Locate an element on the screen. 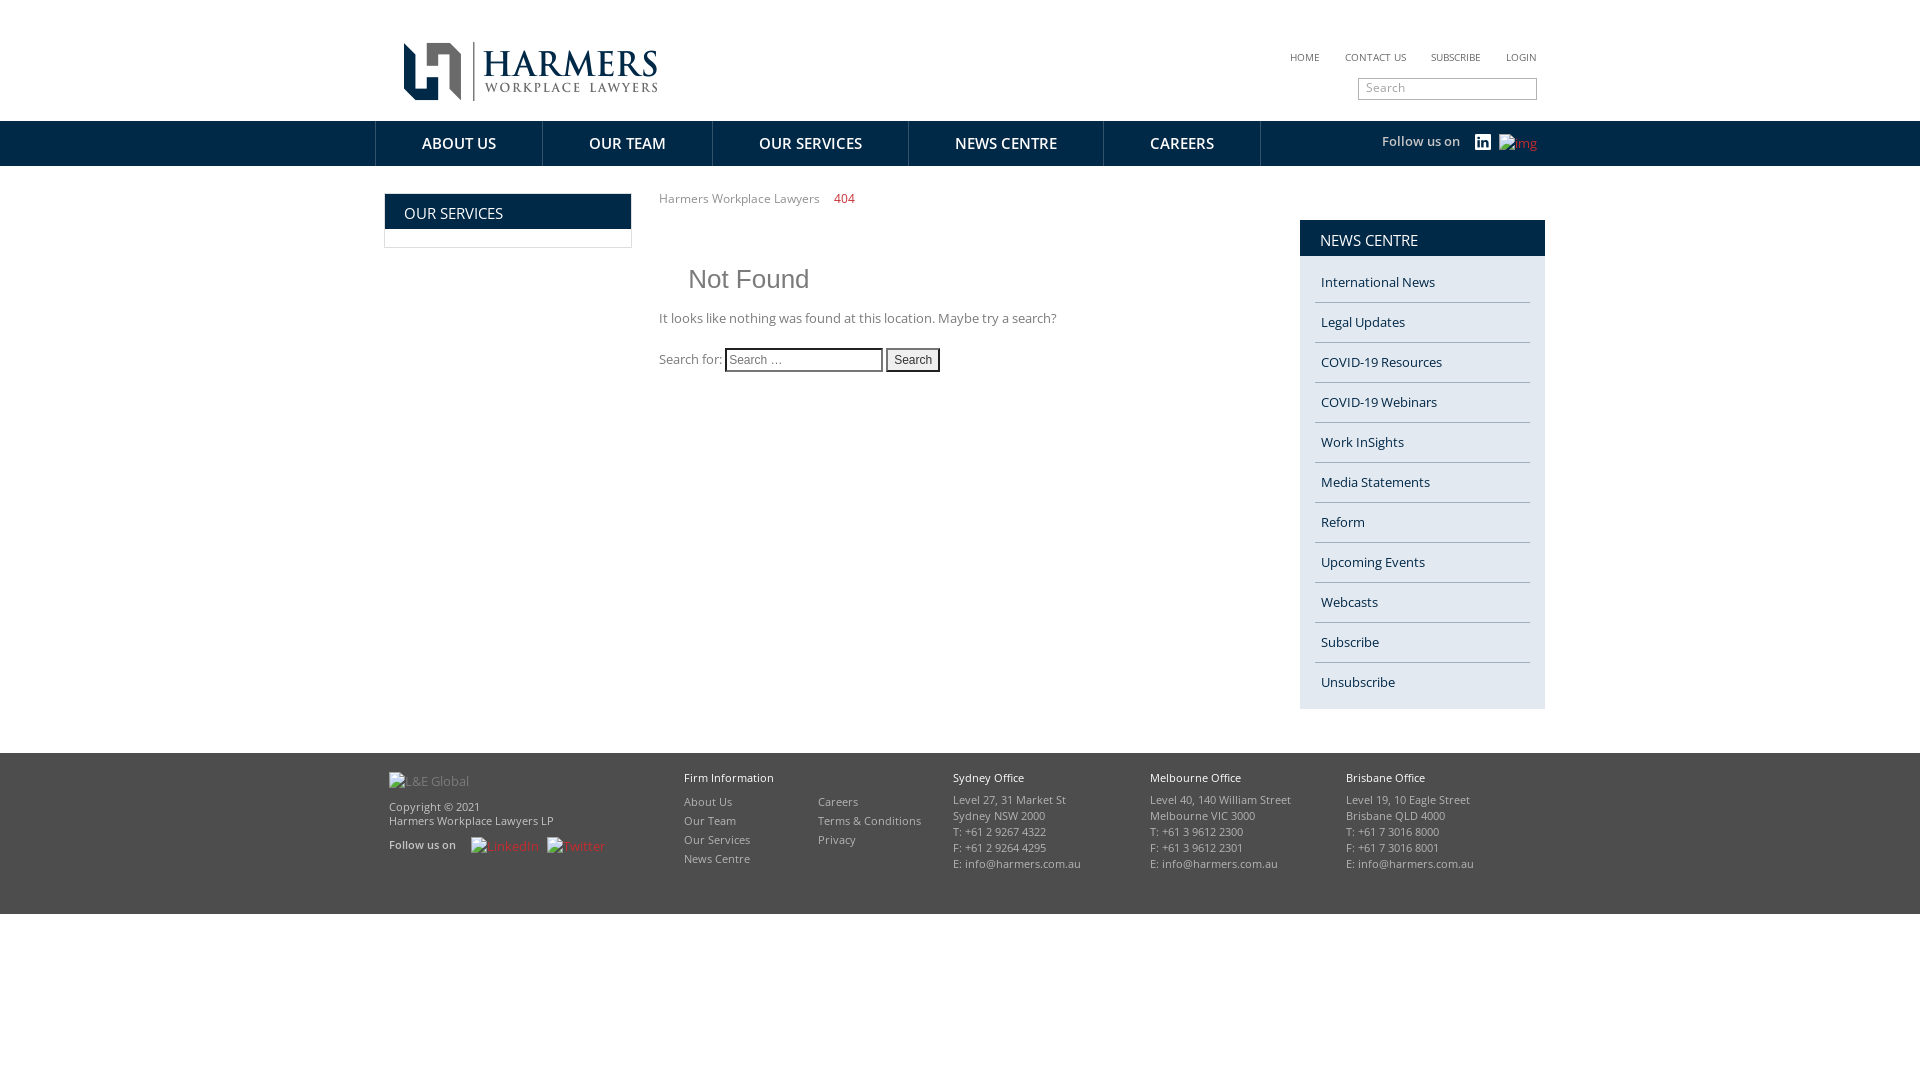 The height and width of the screenshot is (1080, 1920). 'OUR TEAM' is located at coordinates (626, 142).